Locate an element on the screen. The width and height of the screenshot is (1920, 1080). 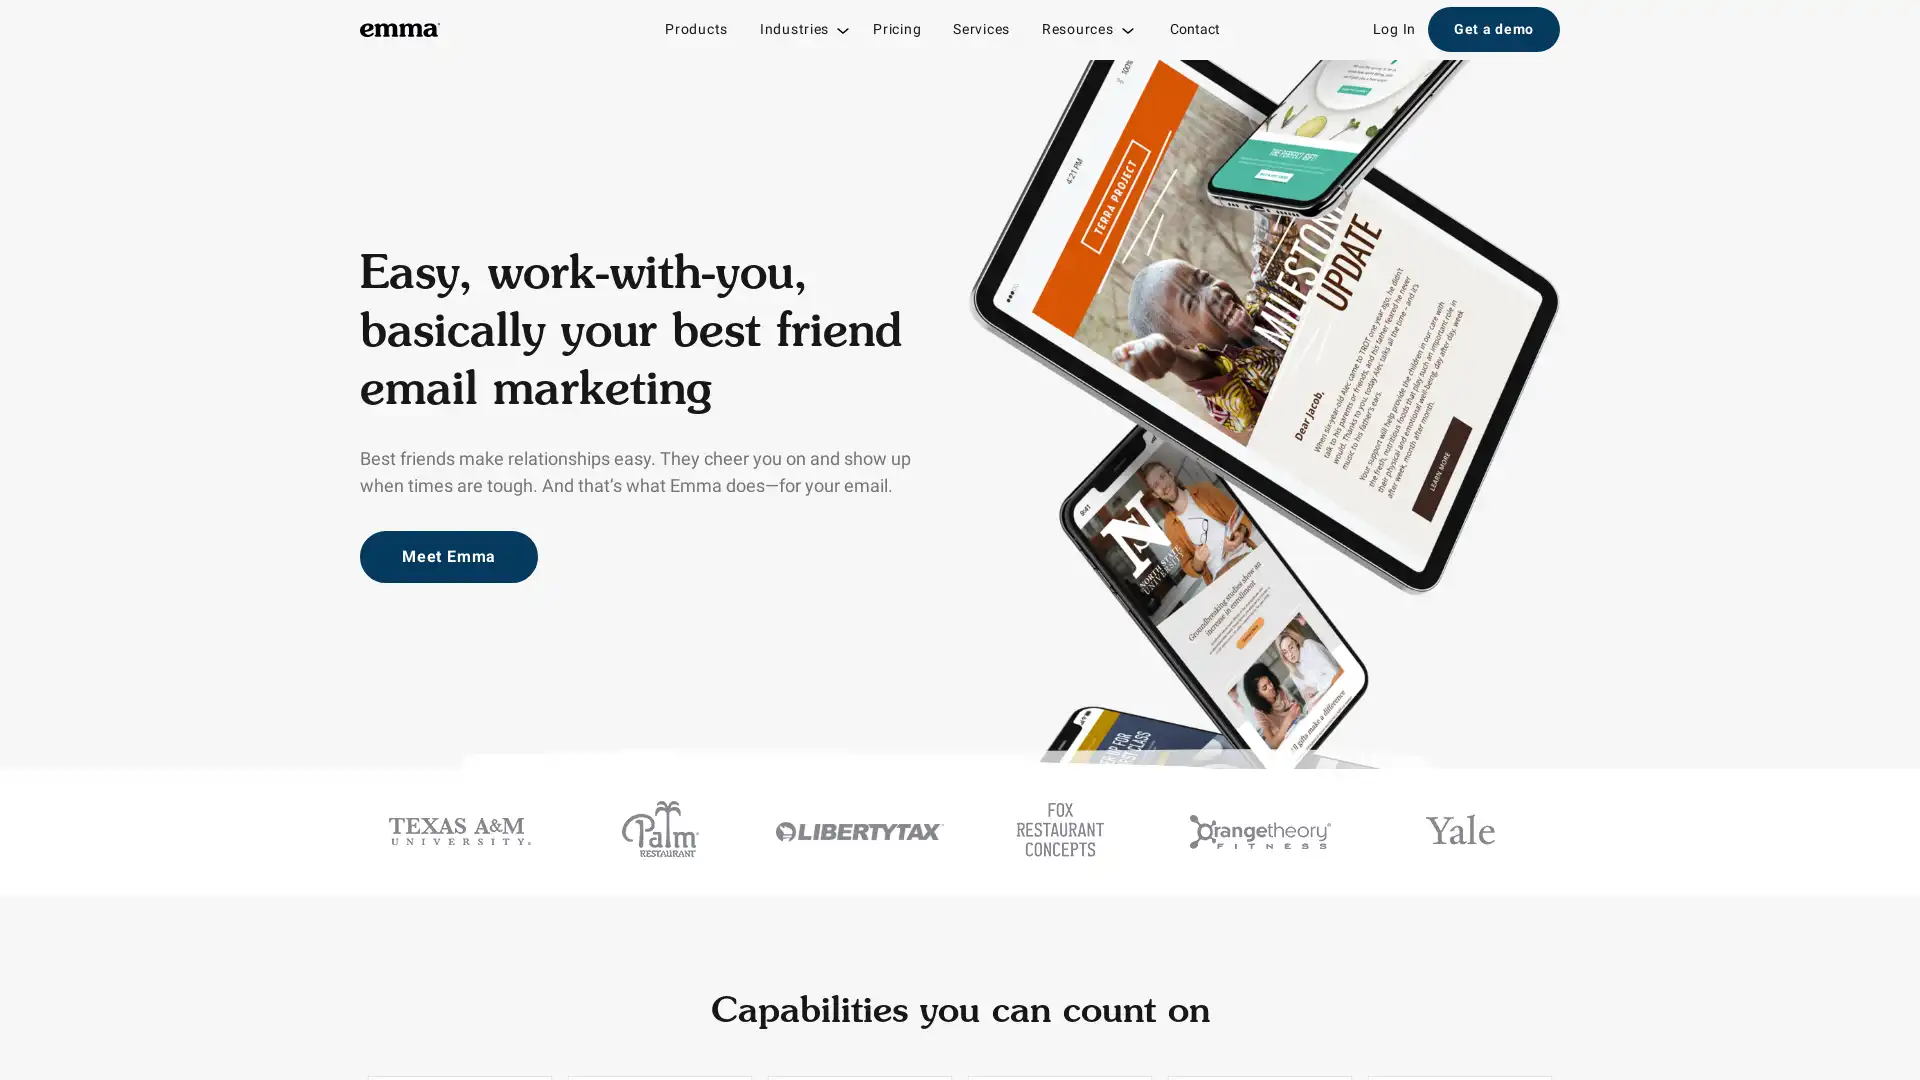
Contact is located at coordinates (1188, 29).